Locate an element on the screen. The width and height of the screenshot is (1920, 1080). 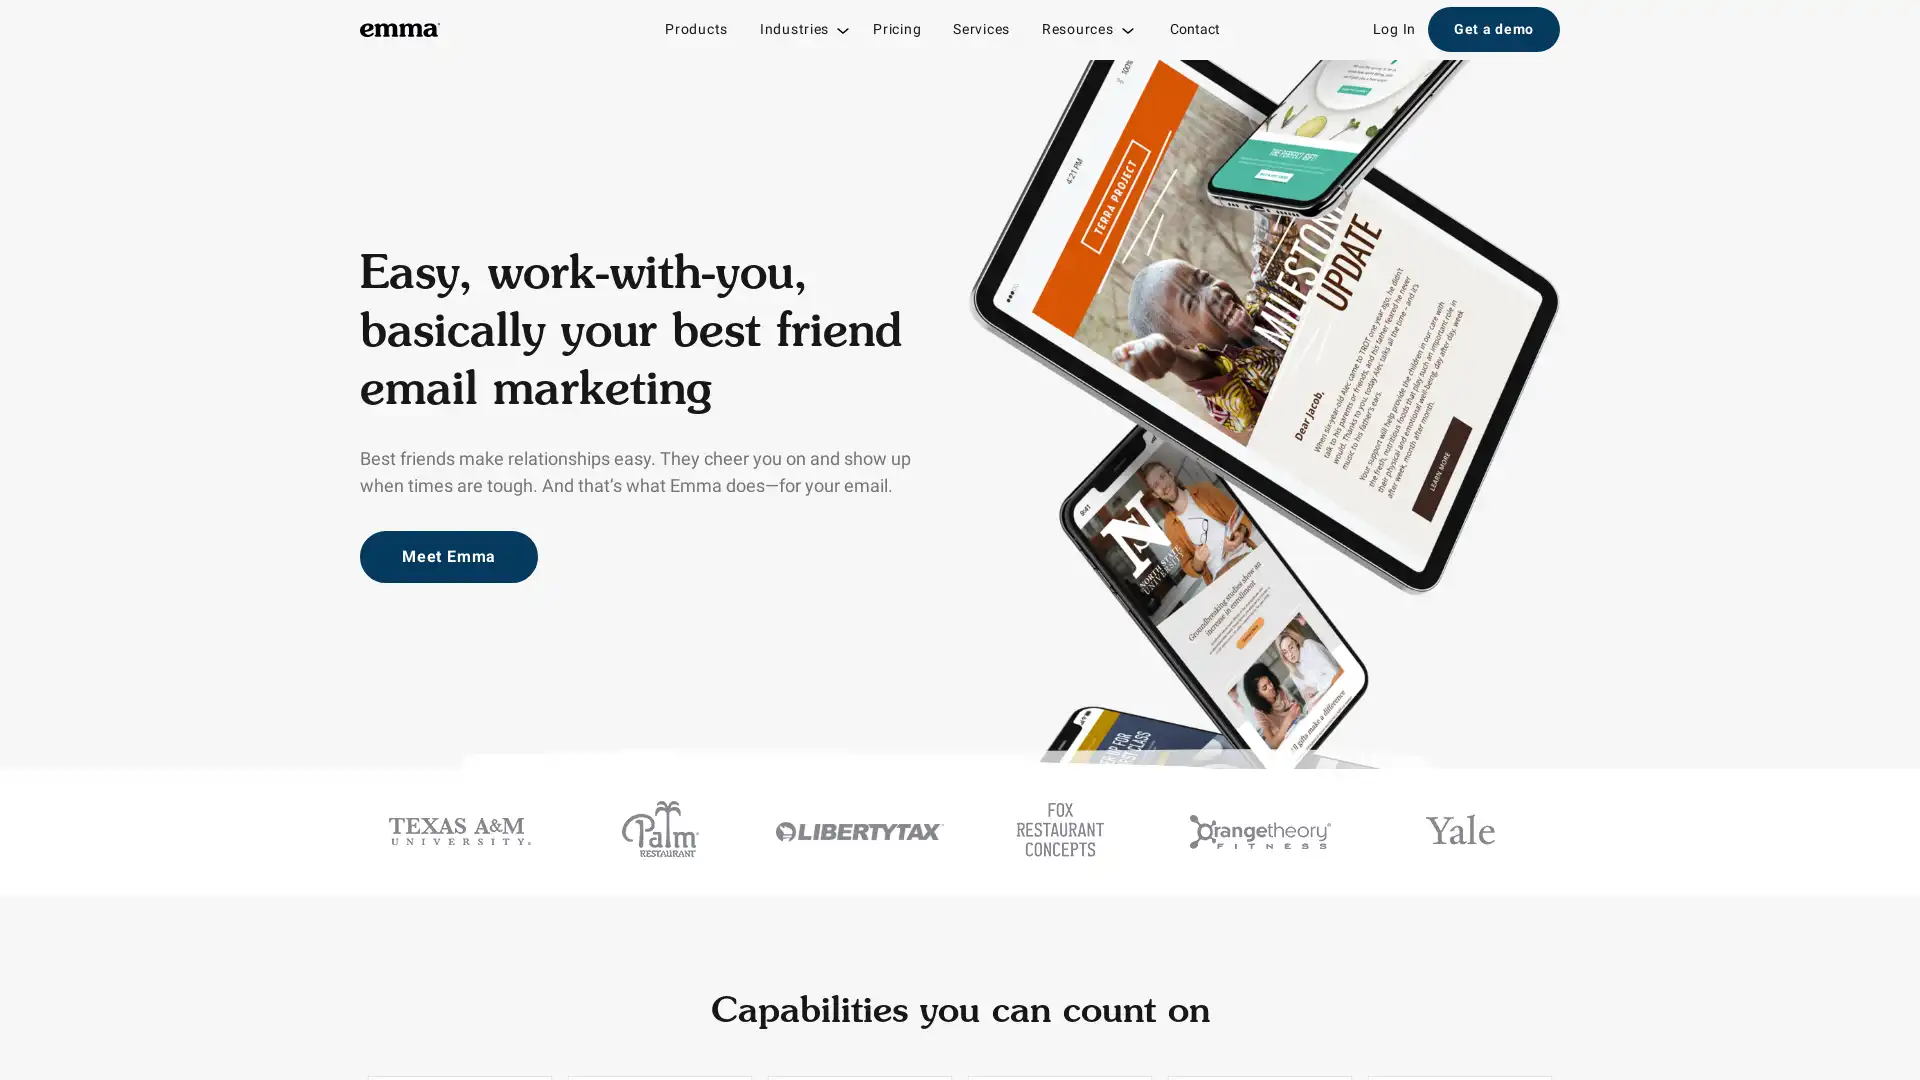
Contact is located at coordinates (1188, 29).